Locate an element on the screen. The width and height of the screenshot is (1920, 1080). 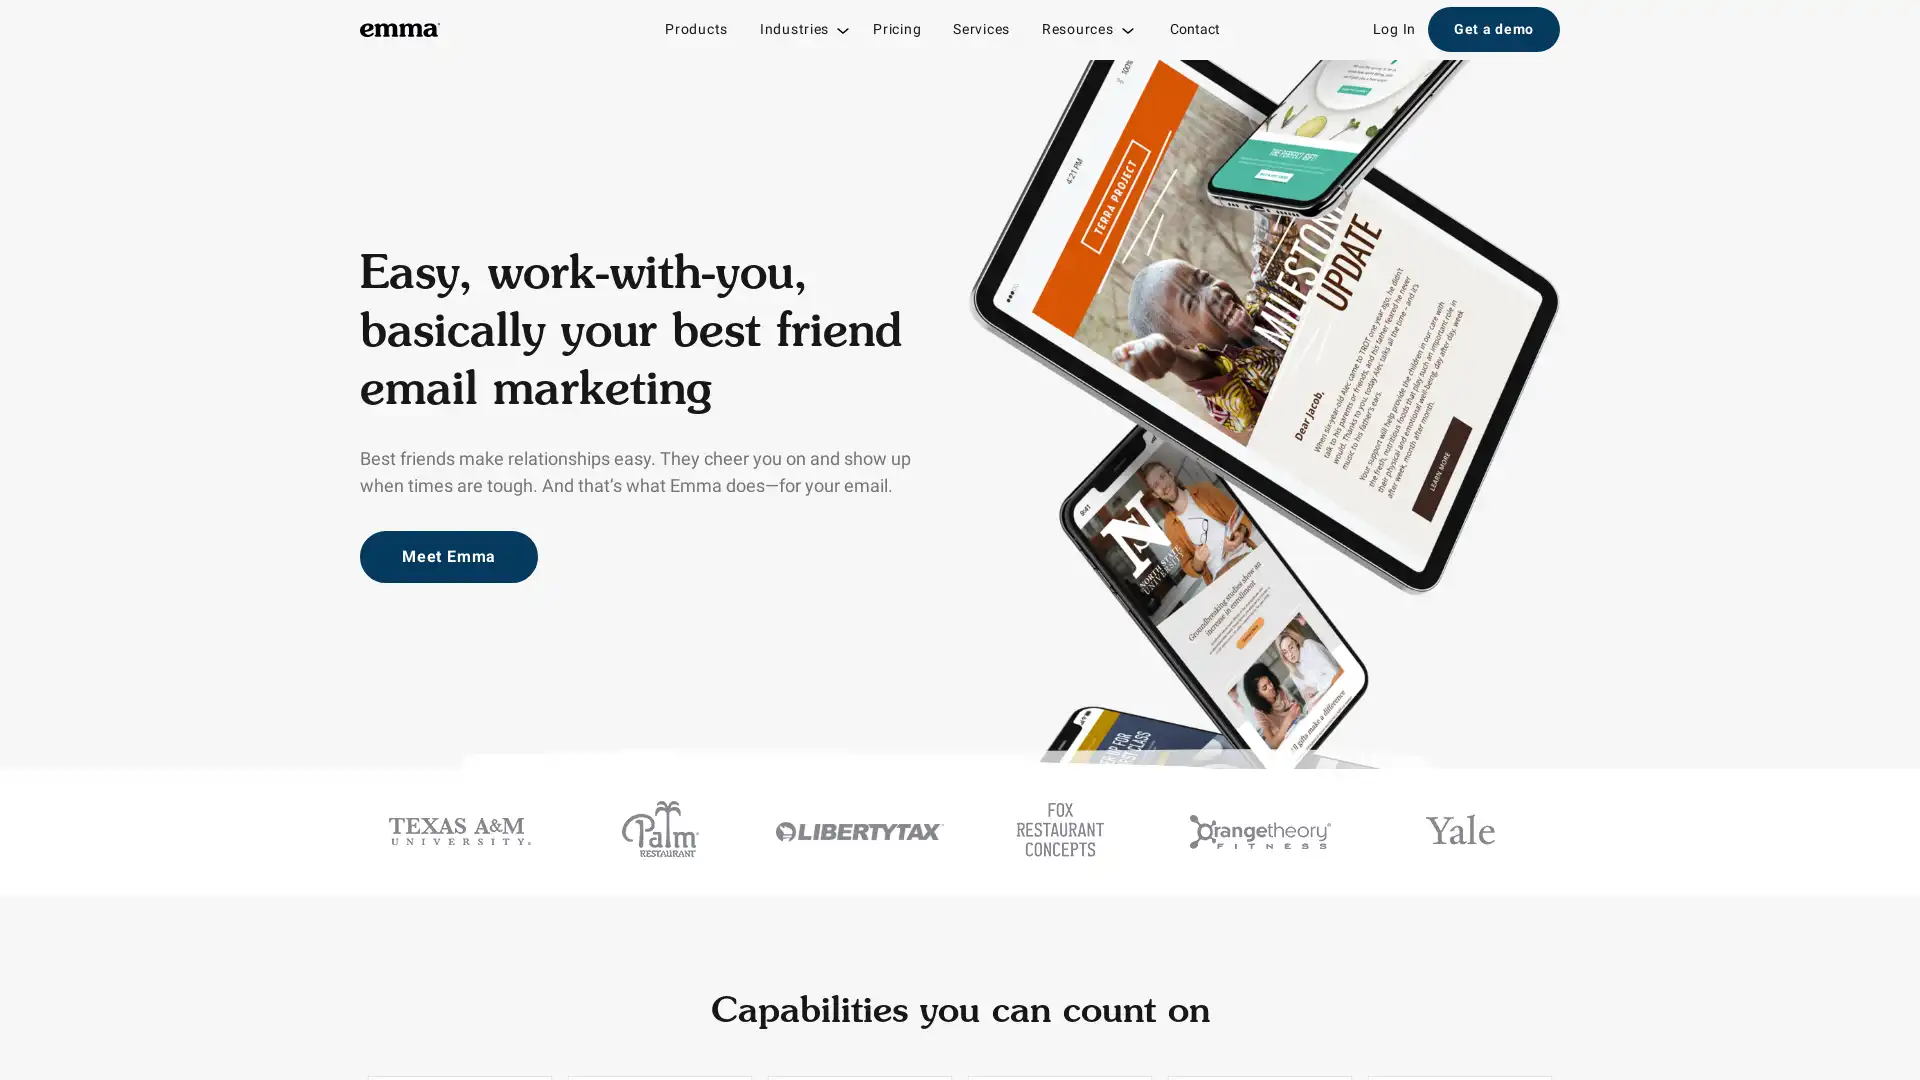
Contact is located at coordinates (1188, 29).